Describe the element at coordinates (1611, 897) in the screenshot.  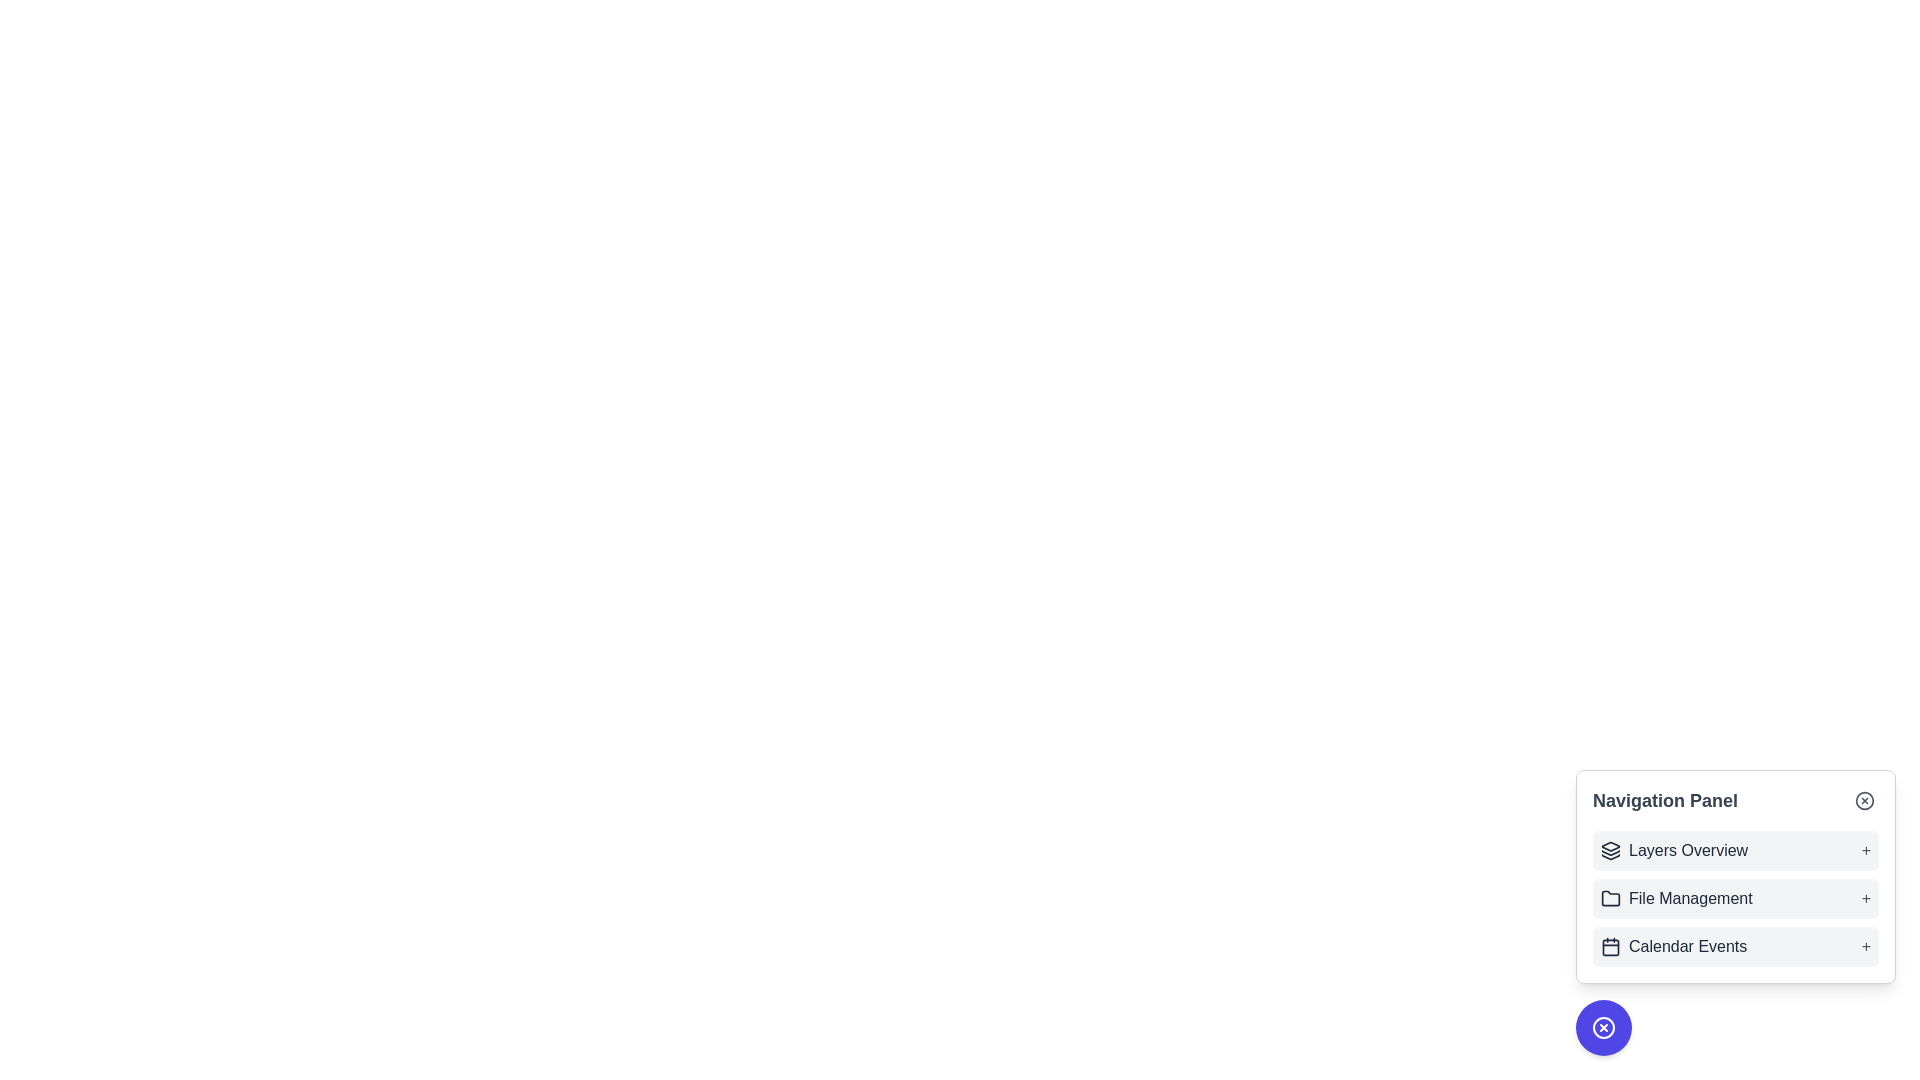
I see `the small minimalist folder icon located in the navigation panel, adjacent to the 'File Management' label` at that location.